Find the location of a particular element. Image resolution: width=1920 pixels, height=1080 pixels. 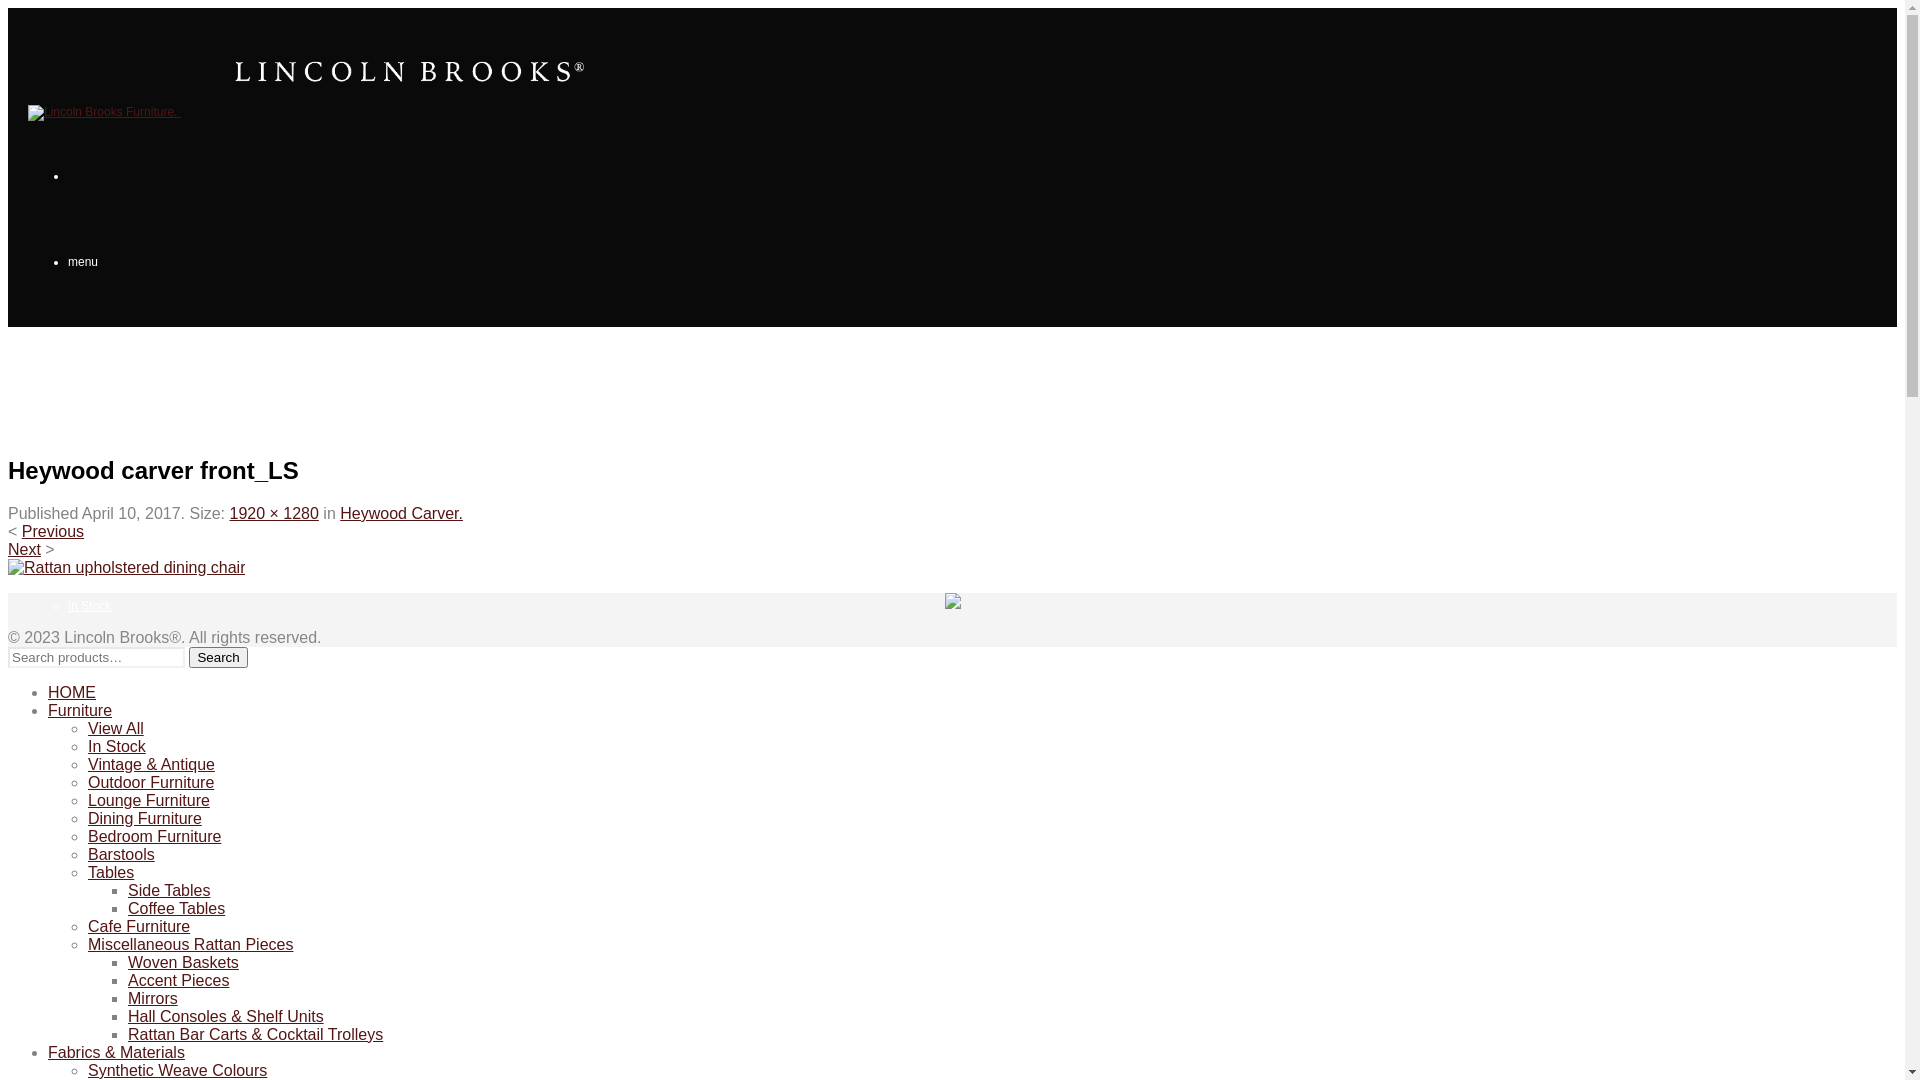

'Next' is located at coordinates (24, 549).